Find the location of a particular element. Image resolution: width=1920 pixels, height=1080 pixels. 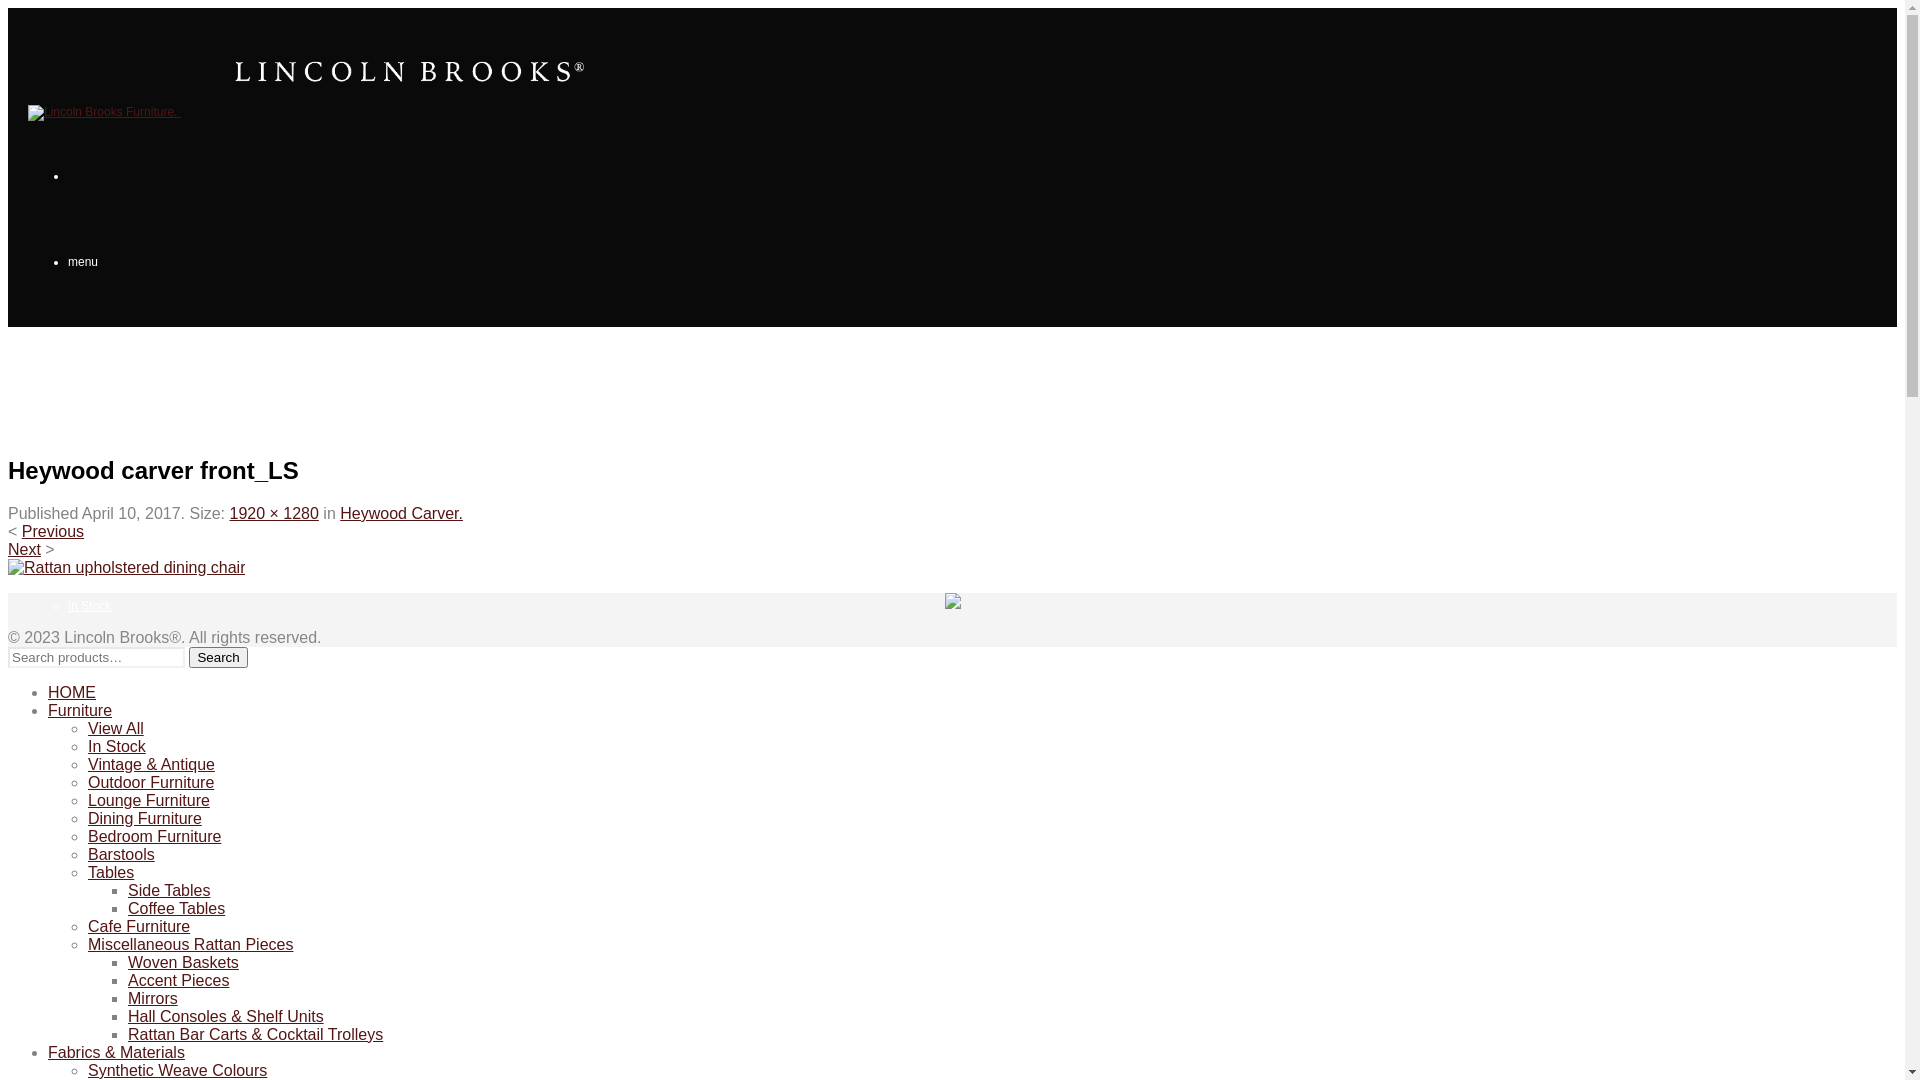

'Next' is located at coordinates (24, 549).